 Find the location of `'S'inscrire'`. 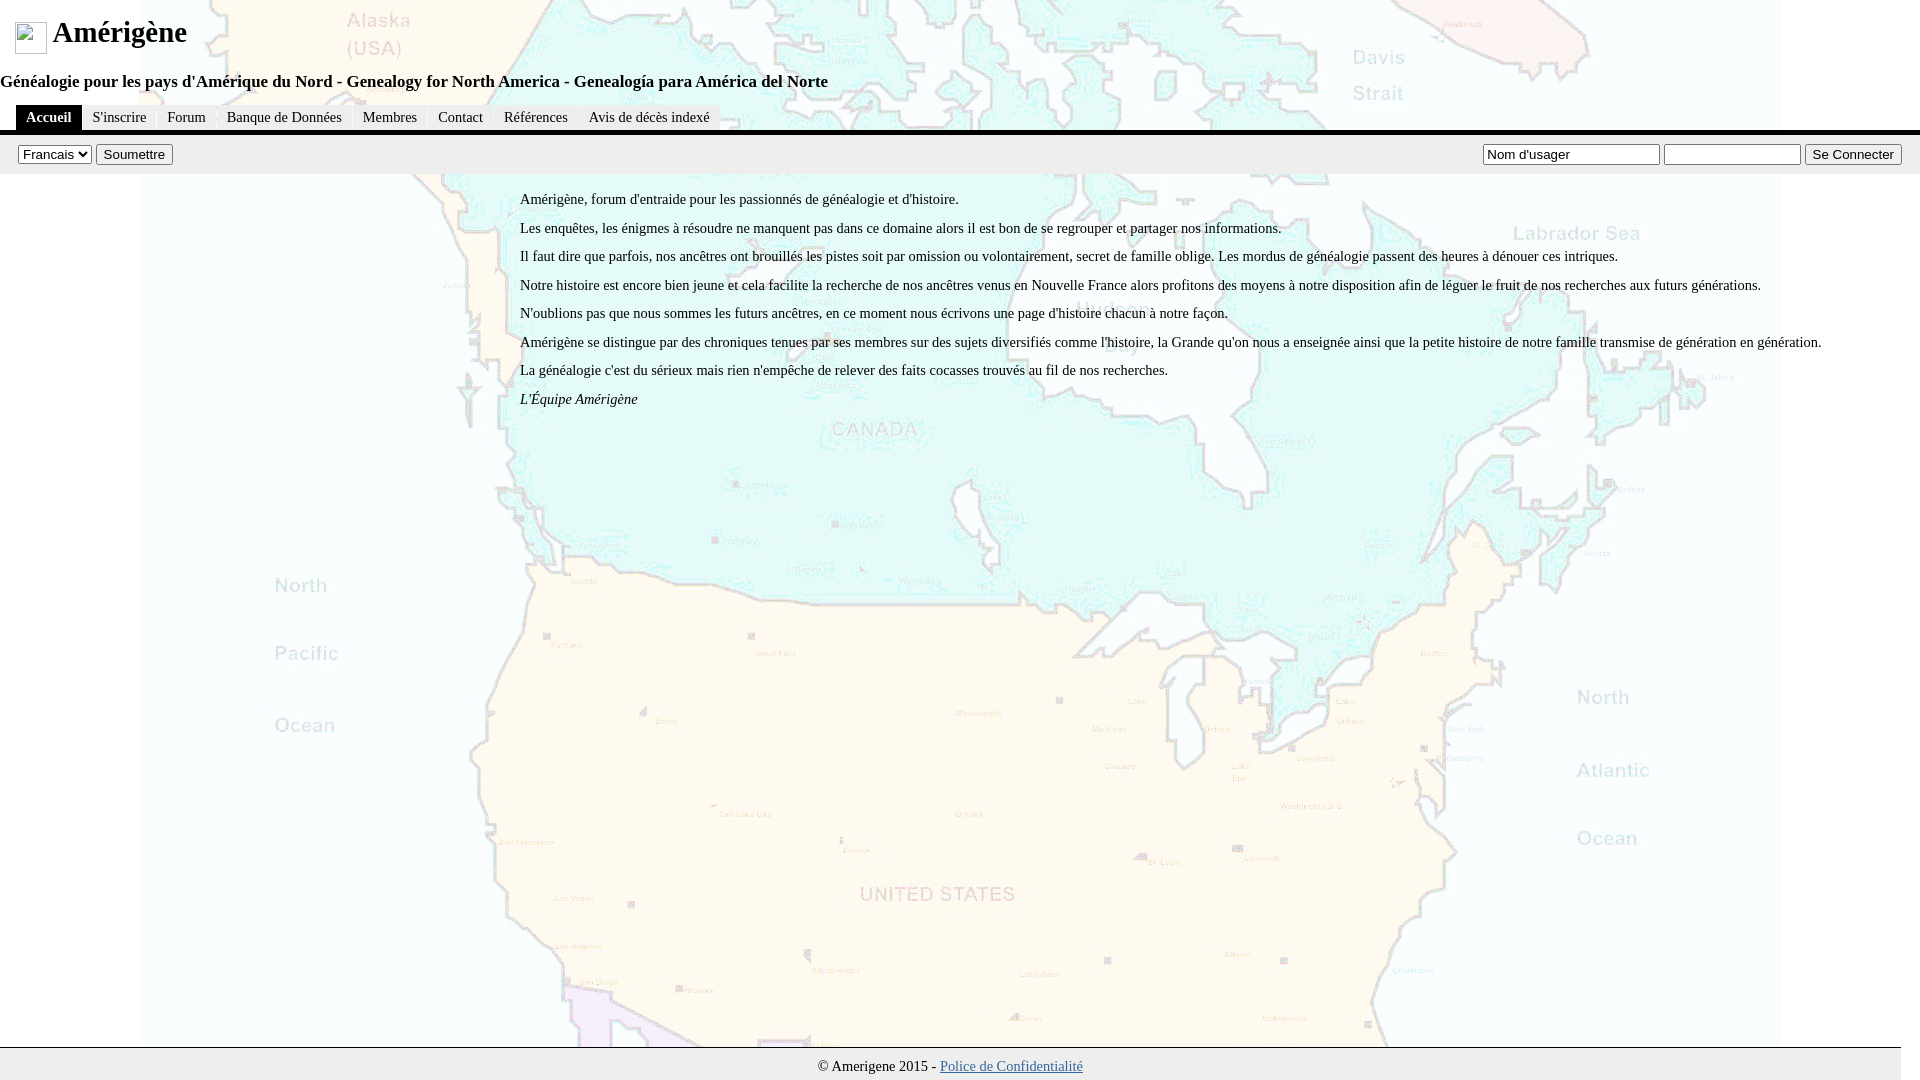

'S'inscrire' is located at coordinates (81, 117).